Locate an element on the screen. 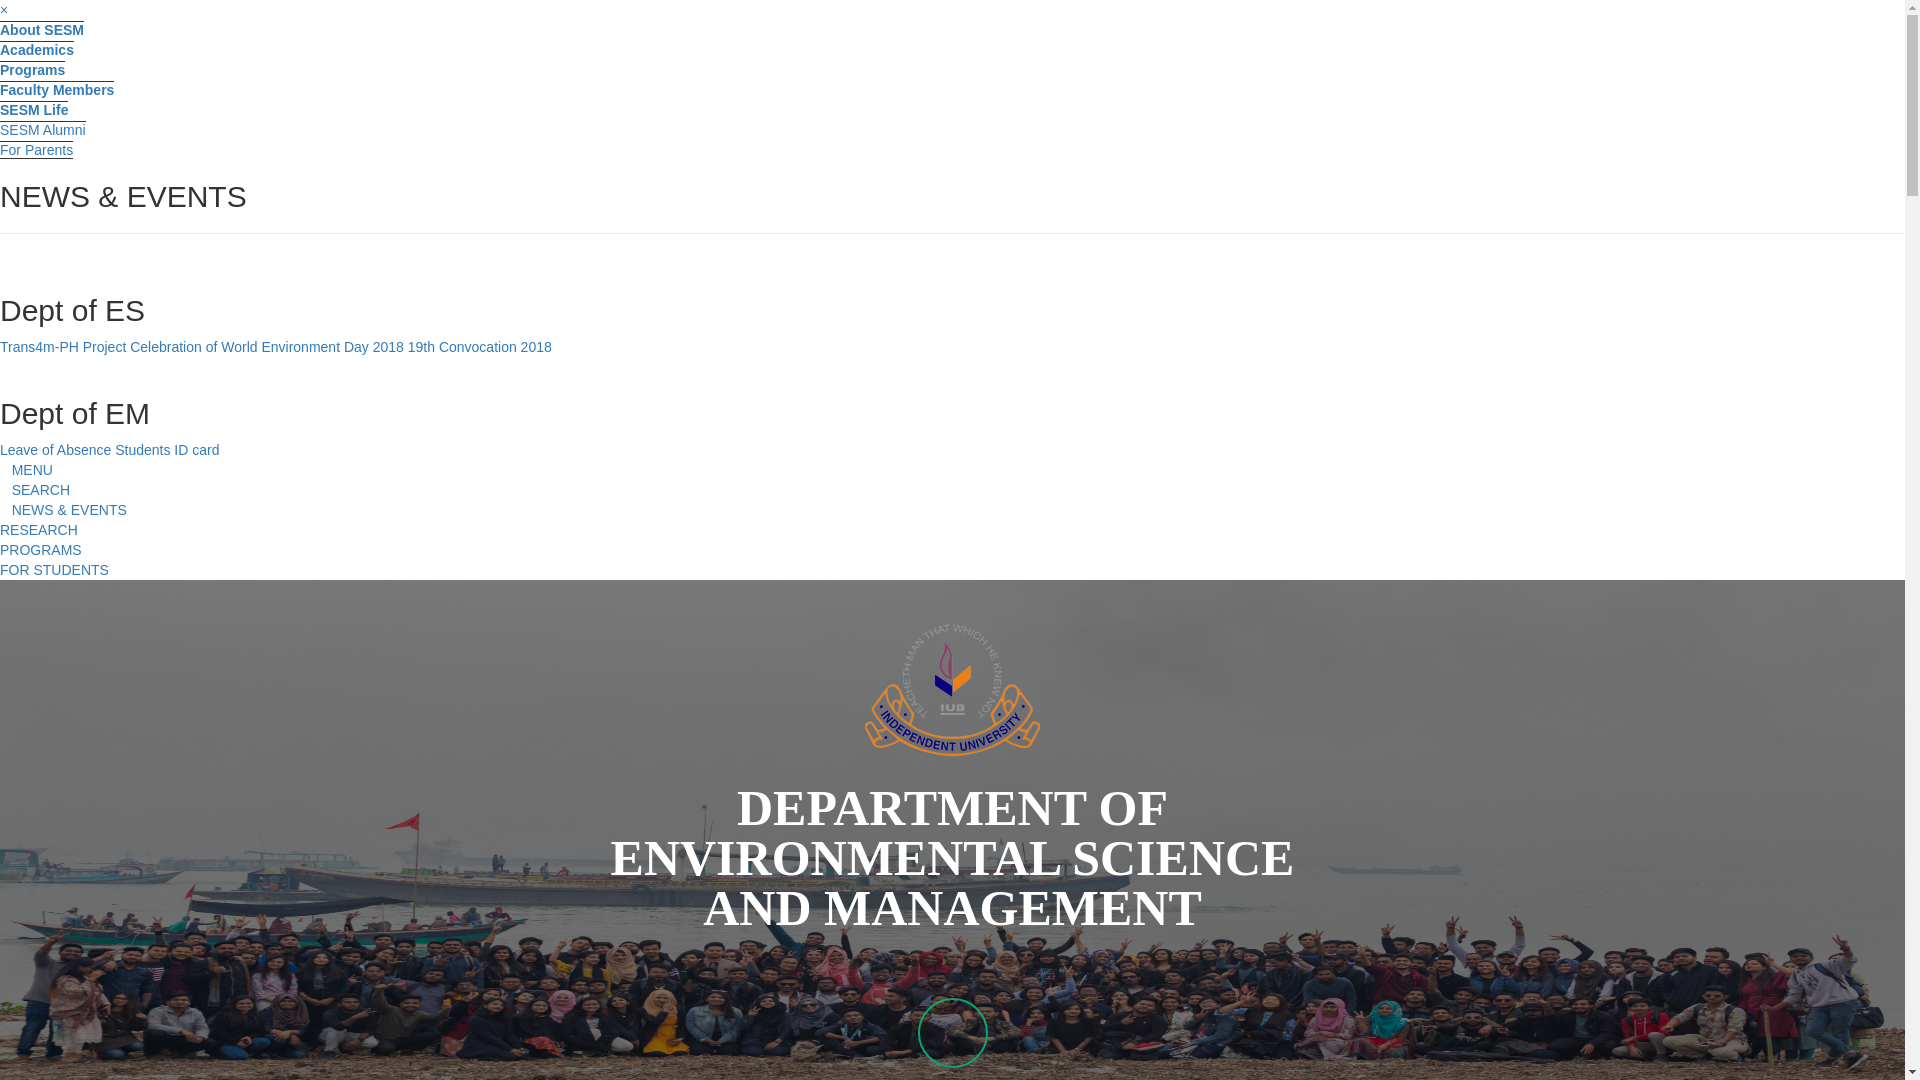 This screenshot has height=1080, width=1920. 'FOR STUDENTS' is located at coordinates (54, 570).